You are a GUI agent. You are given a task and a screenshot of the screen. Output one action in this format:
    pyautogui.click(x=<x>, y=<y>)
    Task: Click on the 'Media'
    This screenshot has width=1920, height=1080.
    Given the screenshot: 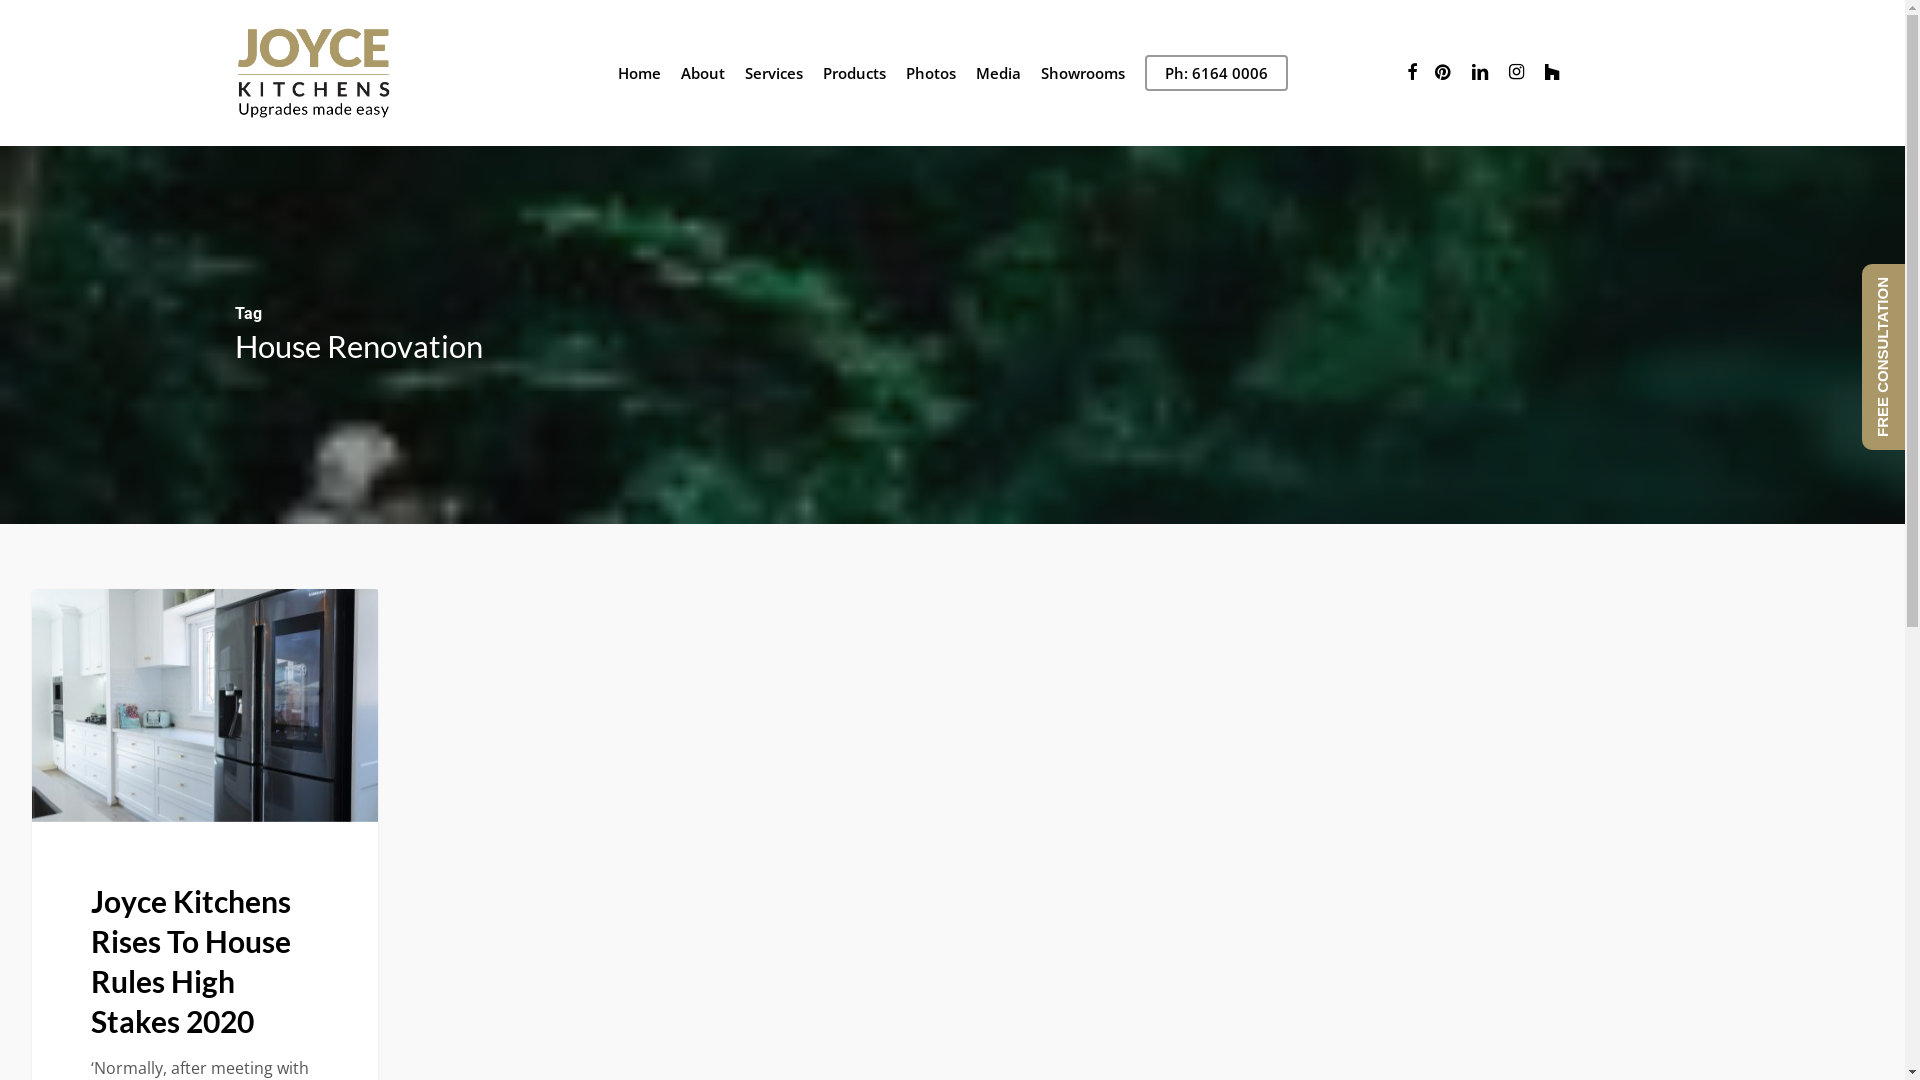 What is the action you would take?
    pyautogui.click(x=998, y=72)
    